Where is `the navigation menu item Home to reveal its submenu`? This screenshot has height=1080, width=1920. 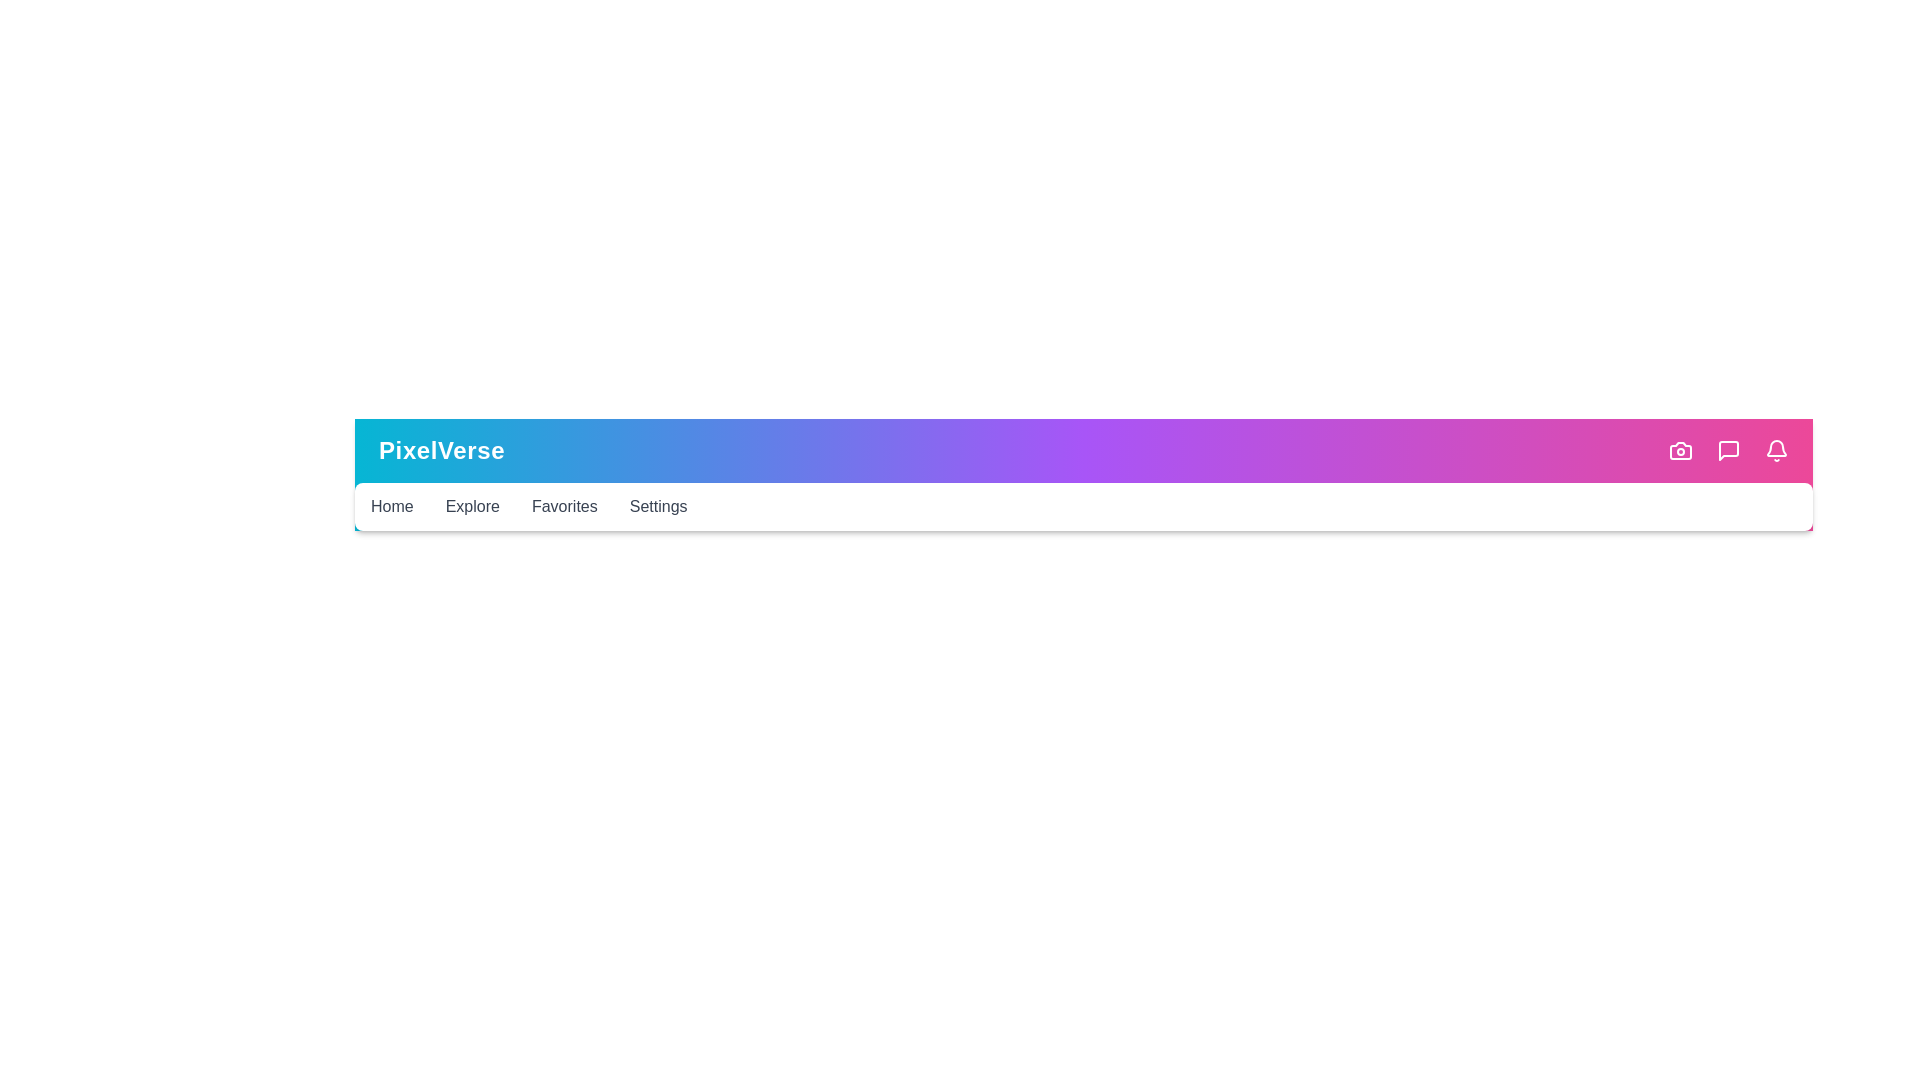
the navigation menu item Home to reveal its submenu is located at coordinates (392, 504).